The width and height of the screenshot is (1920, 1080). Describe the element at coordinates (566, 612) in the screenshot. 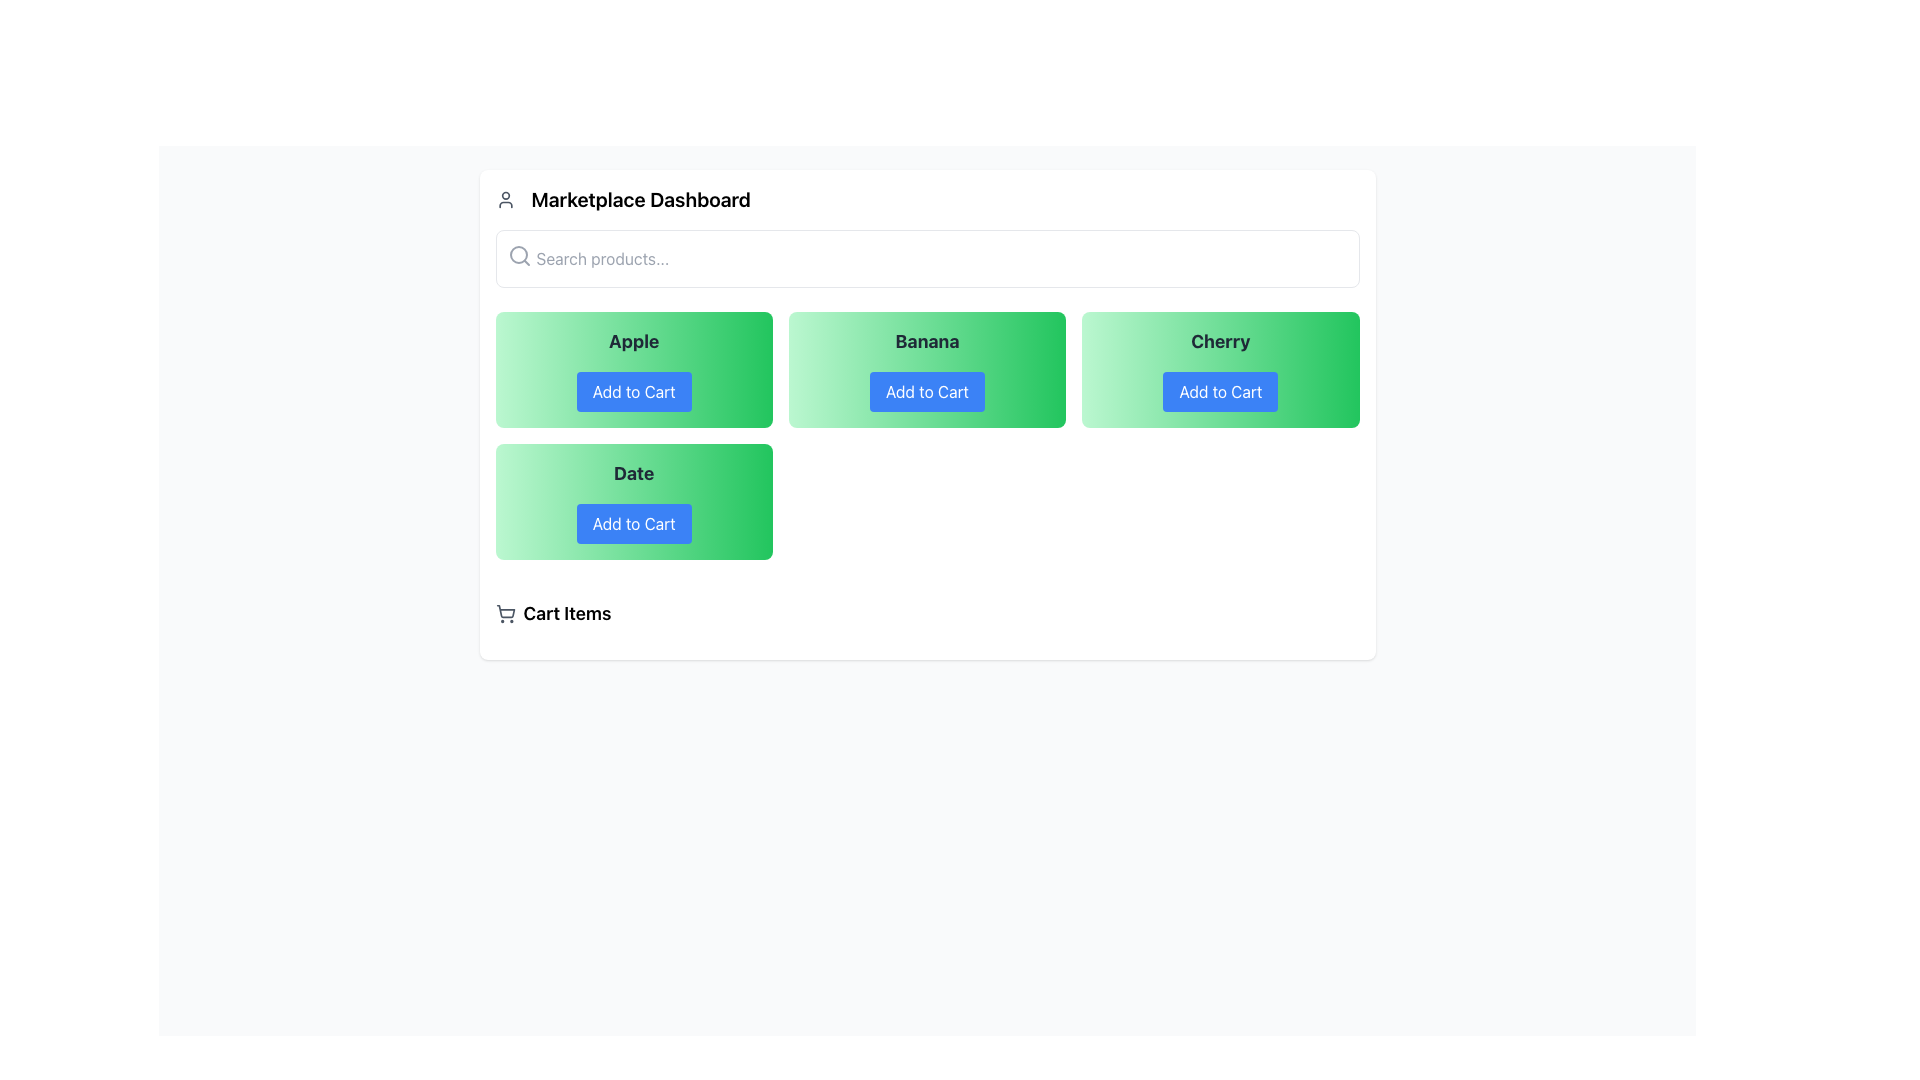

I see `the static text label indicating the section for cart-related actions, located in the lower-left region of the interface below the product presentation grid` at that location.